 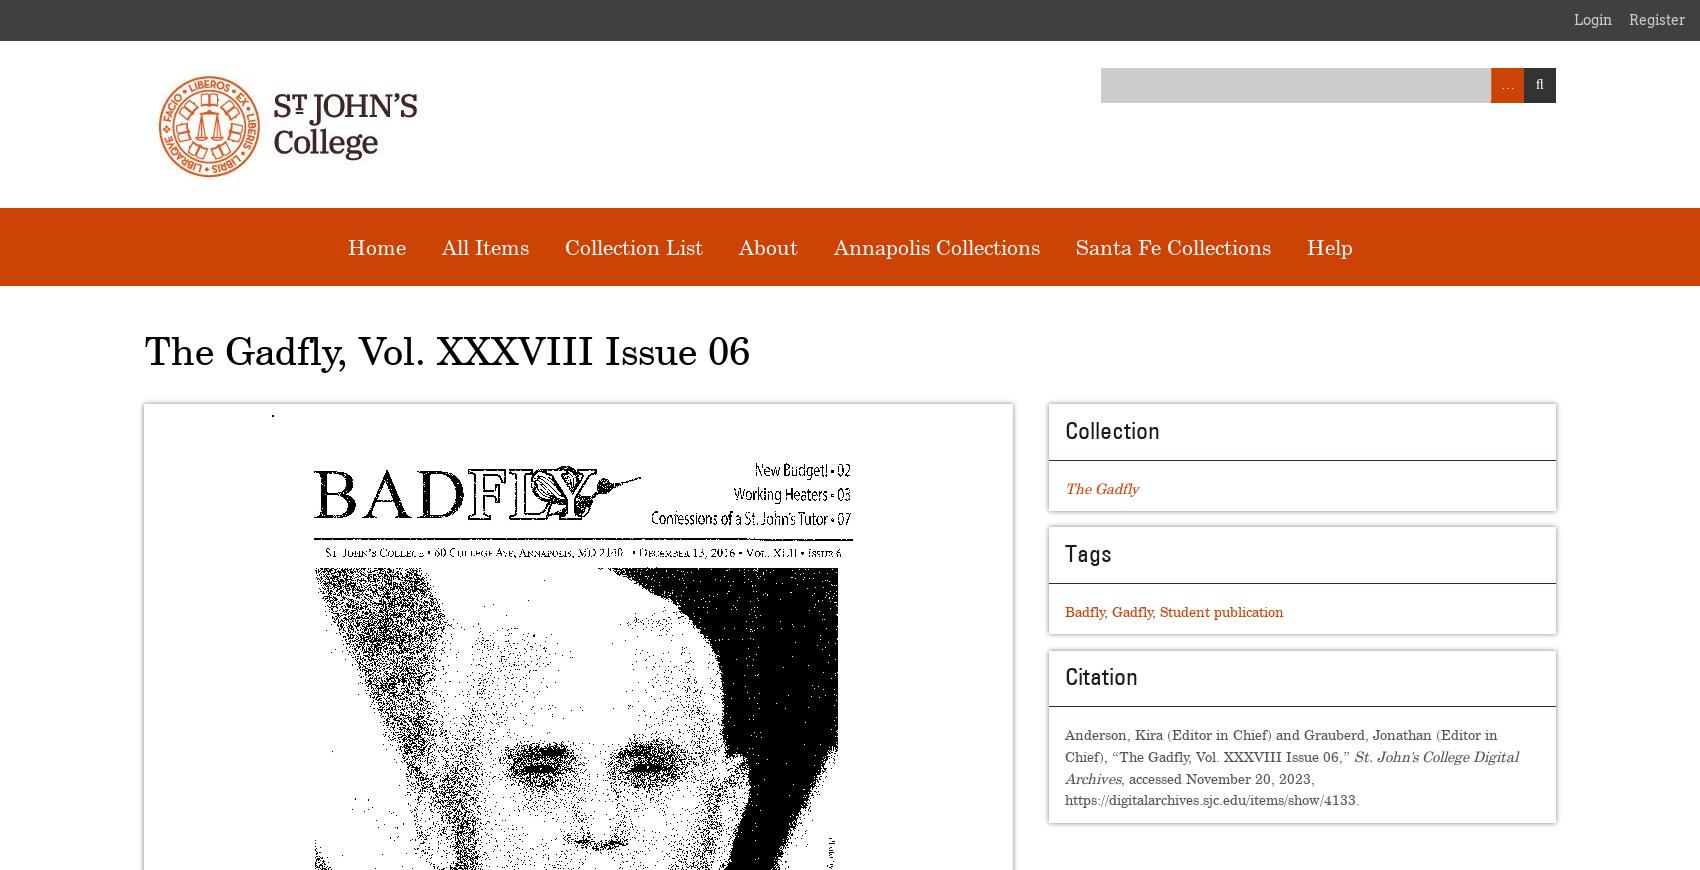 I want to click on 'Student publication', so click(x=1220, y=610).